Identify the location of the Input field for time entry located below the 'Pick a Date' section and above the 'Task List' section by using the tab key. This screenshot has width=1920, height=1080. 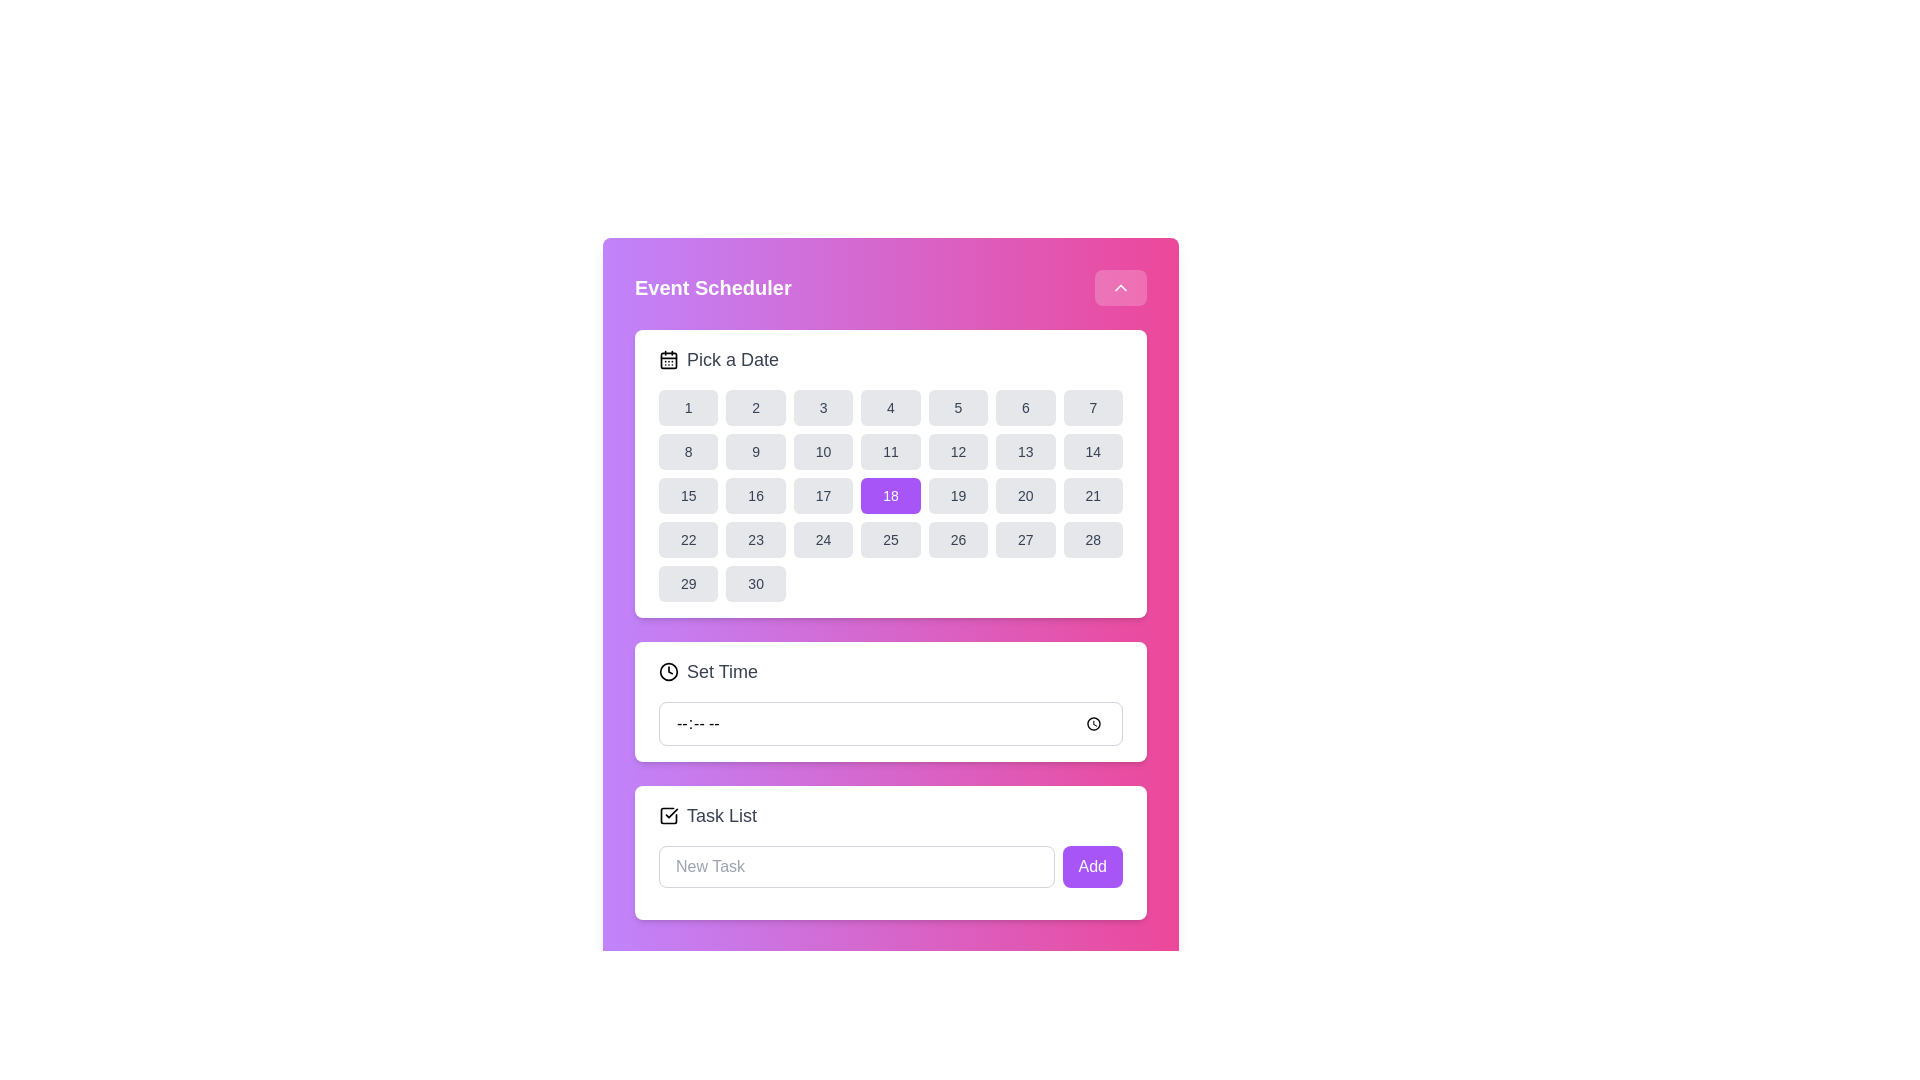
(890, 724).